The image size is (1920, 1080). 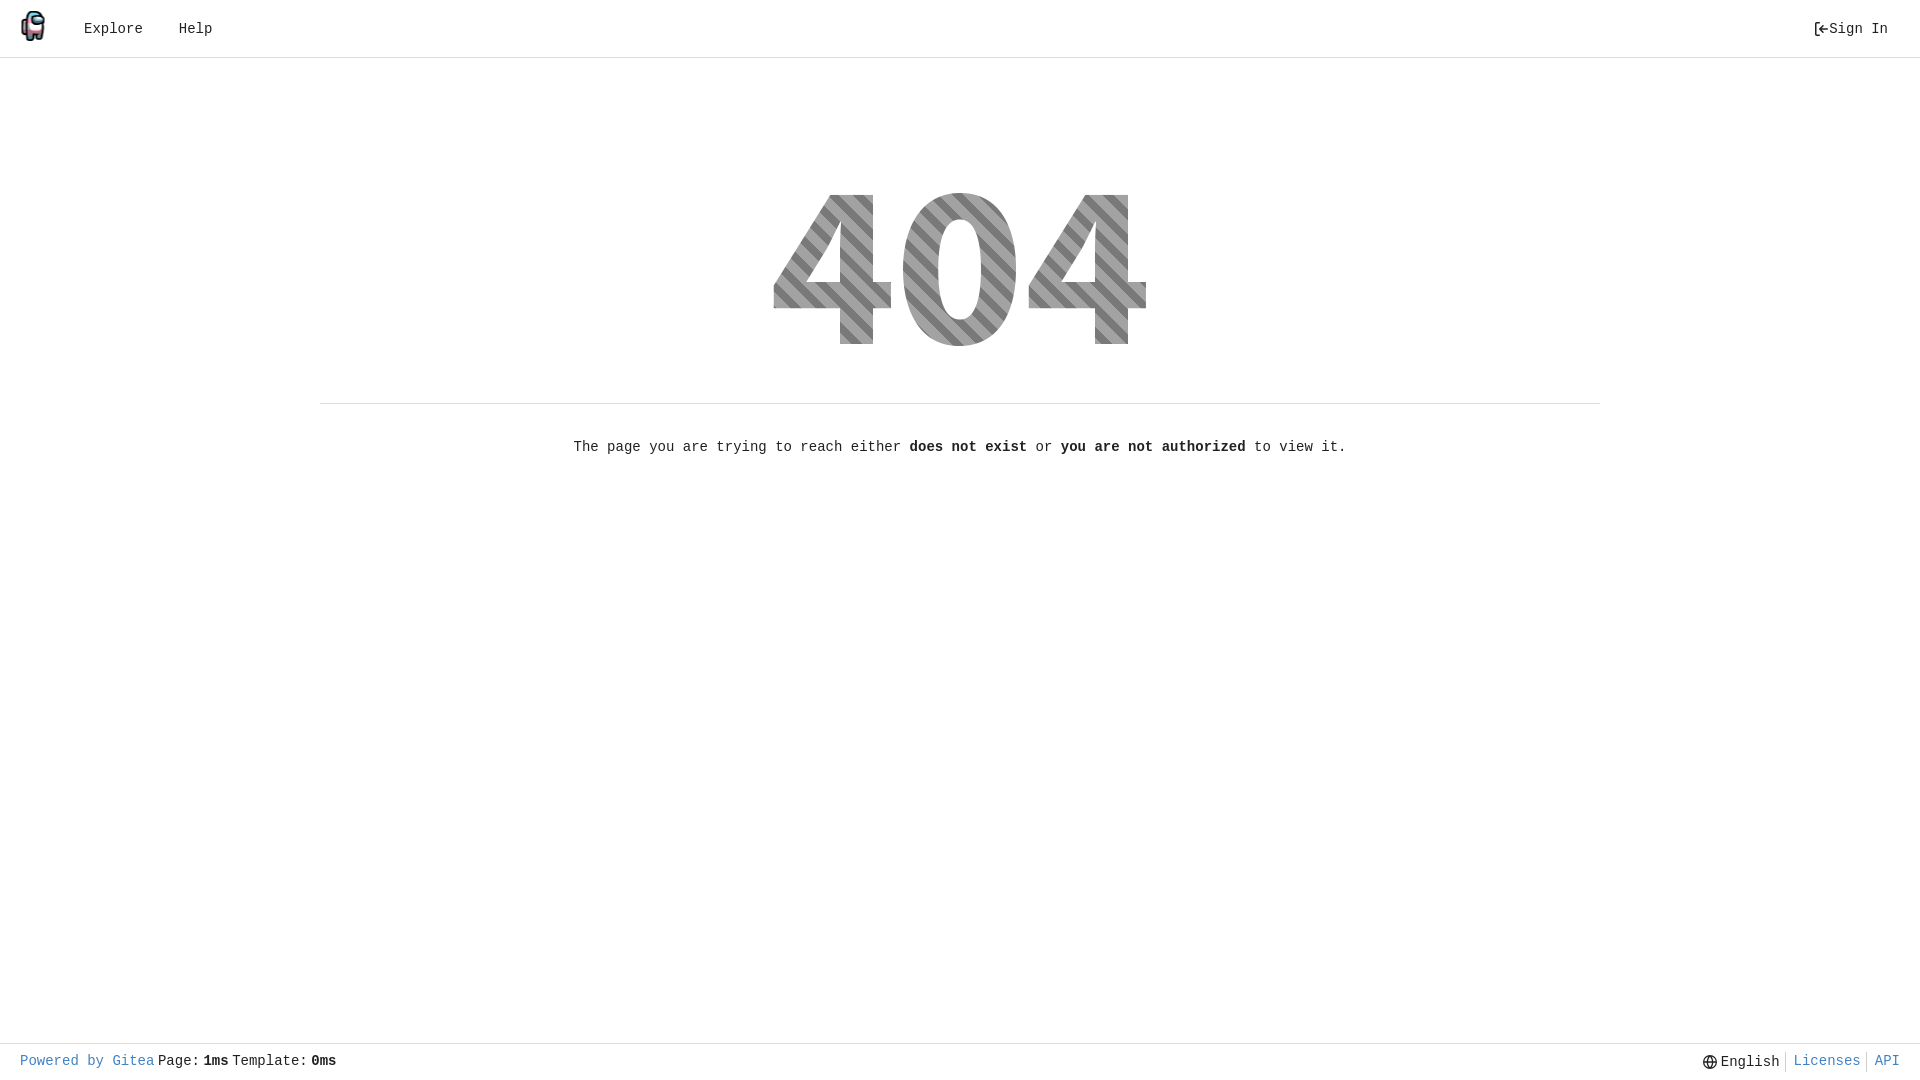 What do you see at coordinates (1849, 29) in the screenshot?
I see `'Sign In'` at bounding box center [1849, 29].